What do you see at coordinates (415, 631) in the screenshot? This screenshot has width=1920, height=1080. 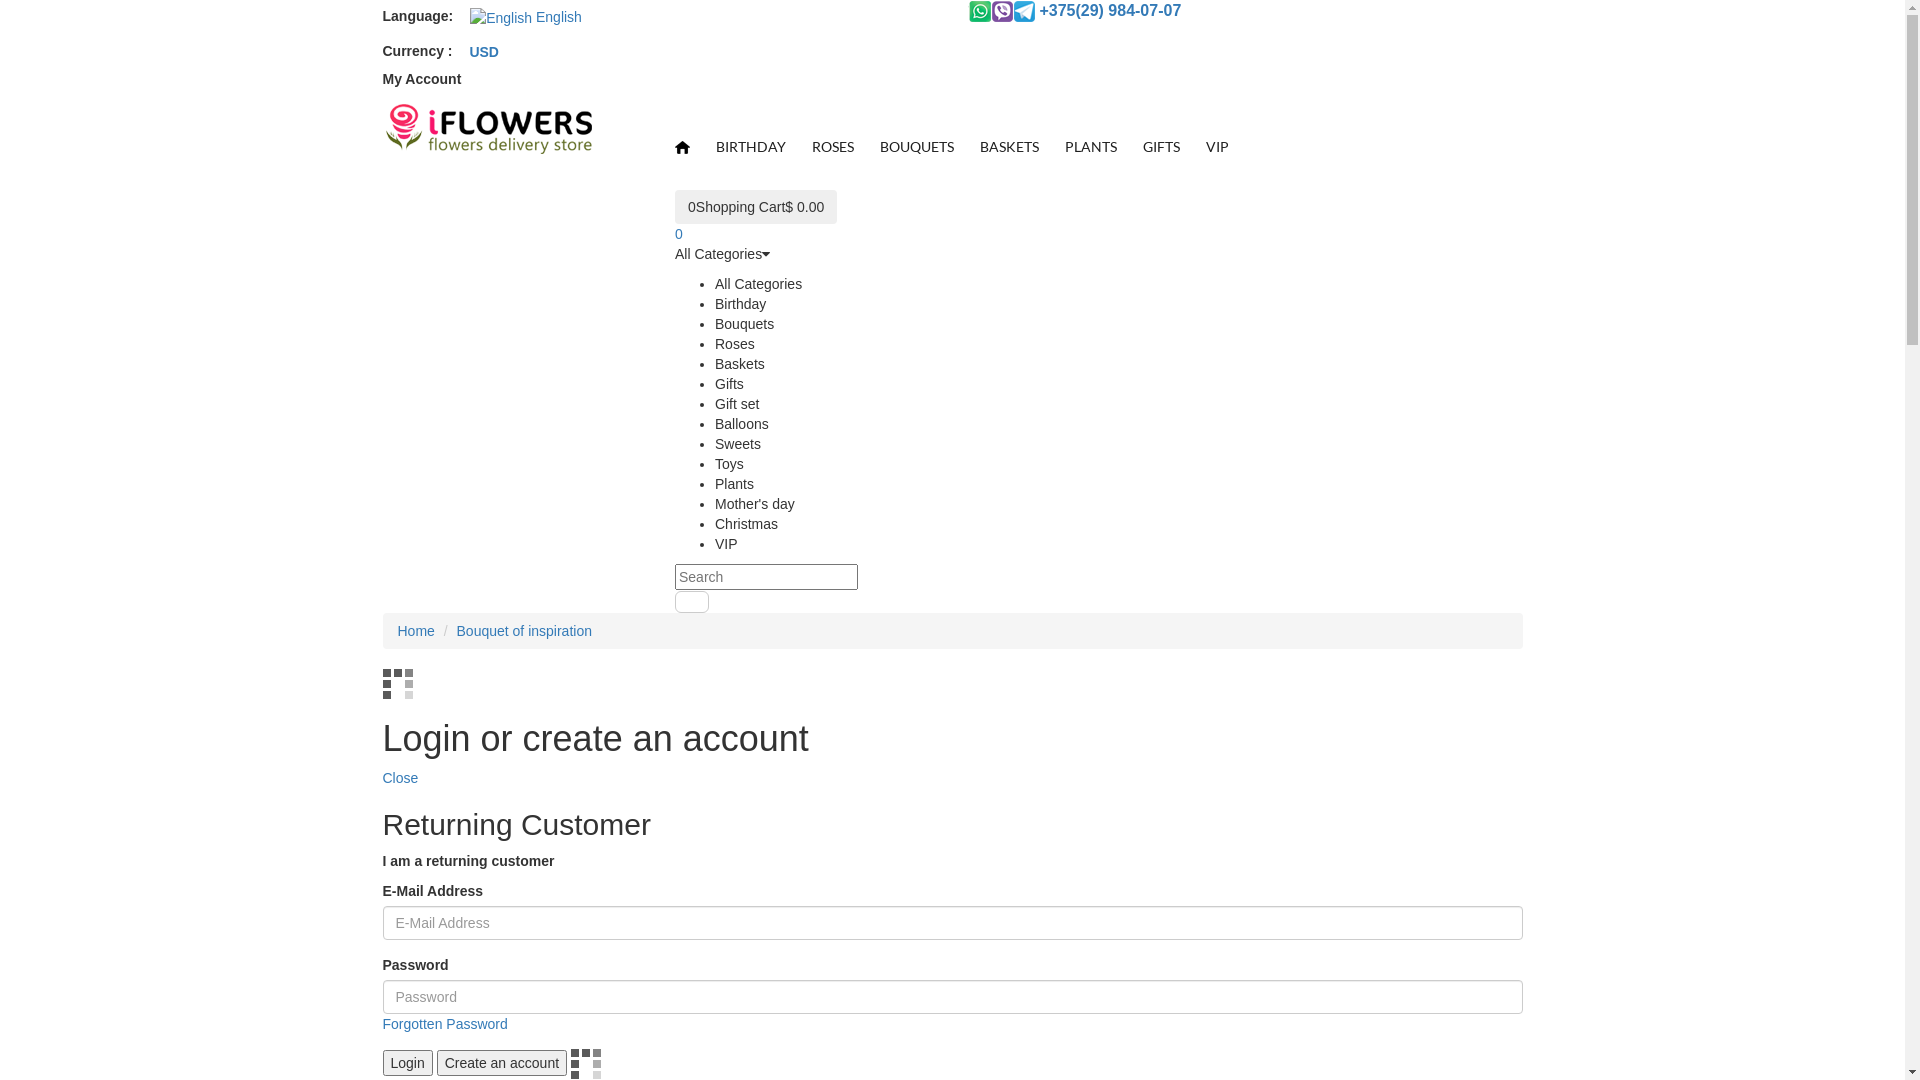 I see `'Home'` at bounding box center [415, 631].